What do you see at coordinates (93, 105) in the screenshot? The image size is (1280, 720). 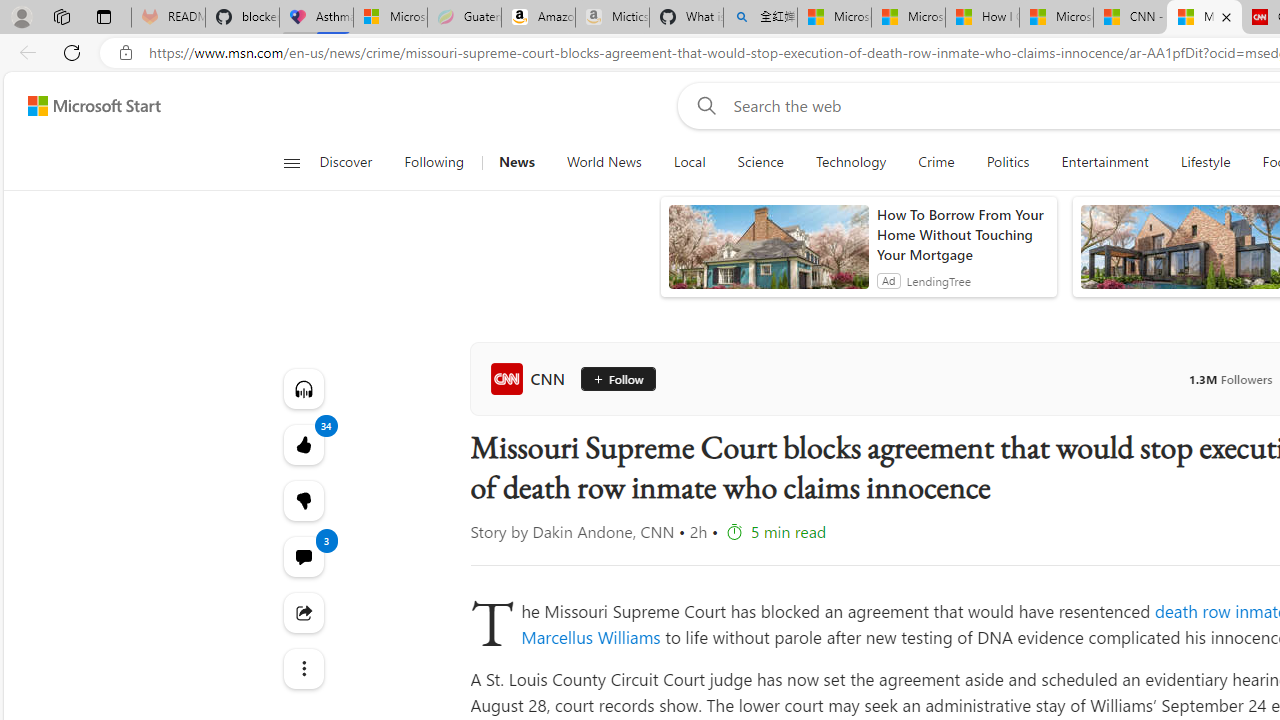 I see `'Microsoft Start'` at bounding box center [93, 105].